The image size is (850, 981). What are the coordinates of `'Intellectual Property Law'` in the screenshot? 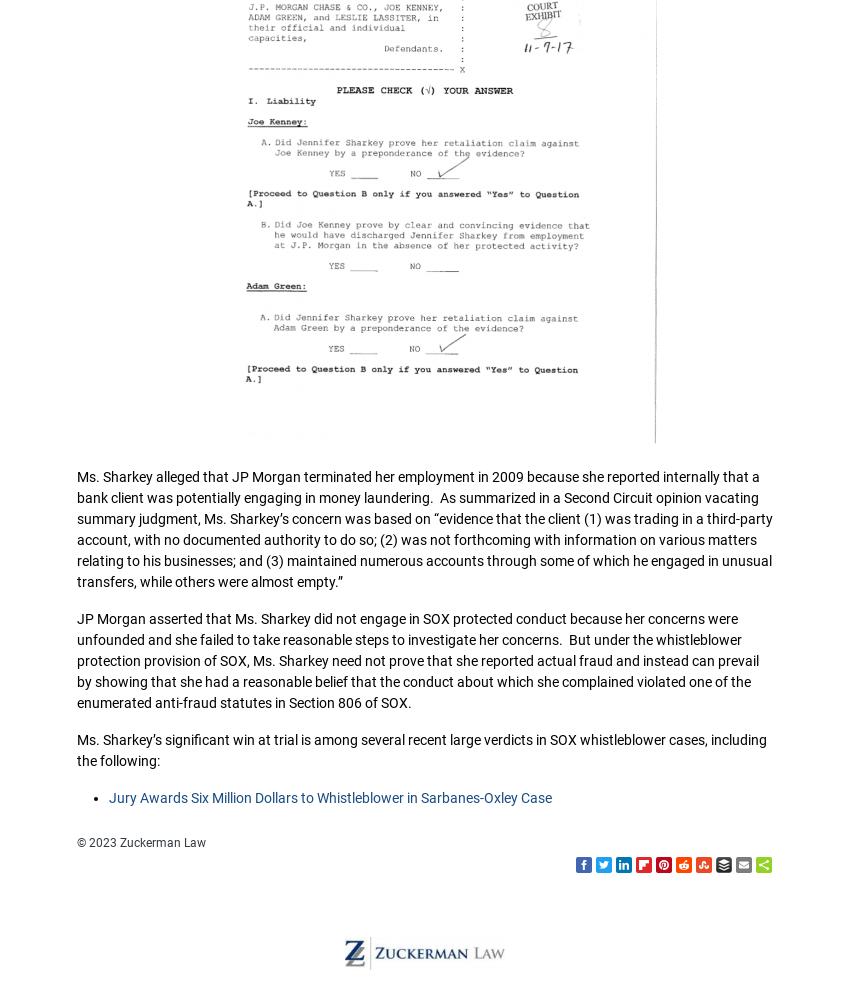 It's located at (424, 188).